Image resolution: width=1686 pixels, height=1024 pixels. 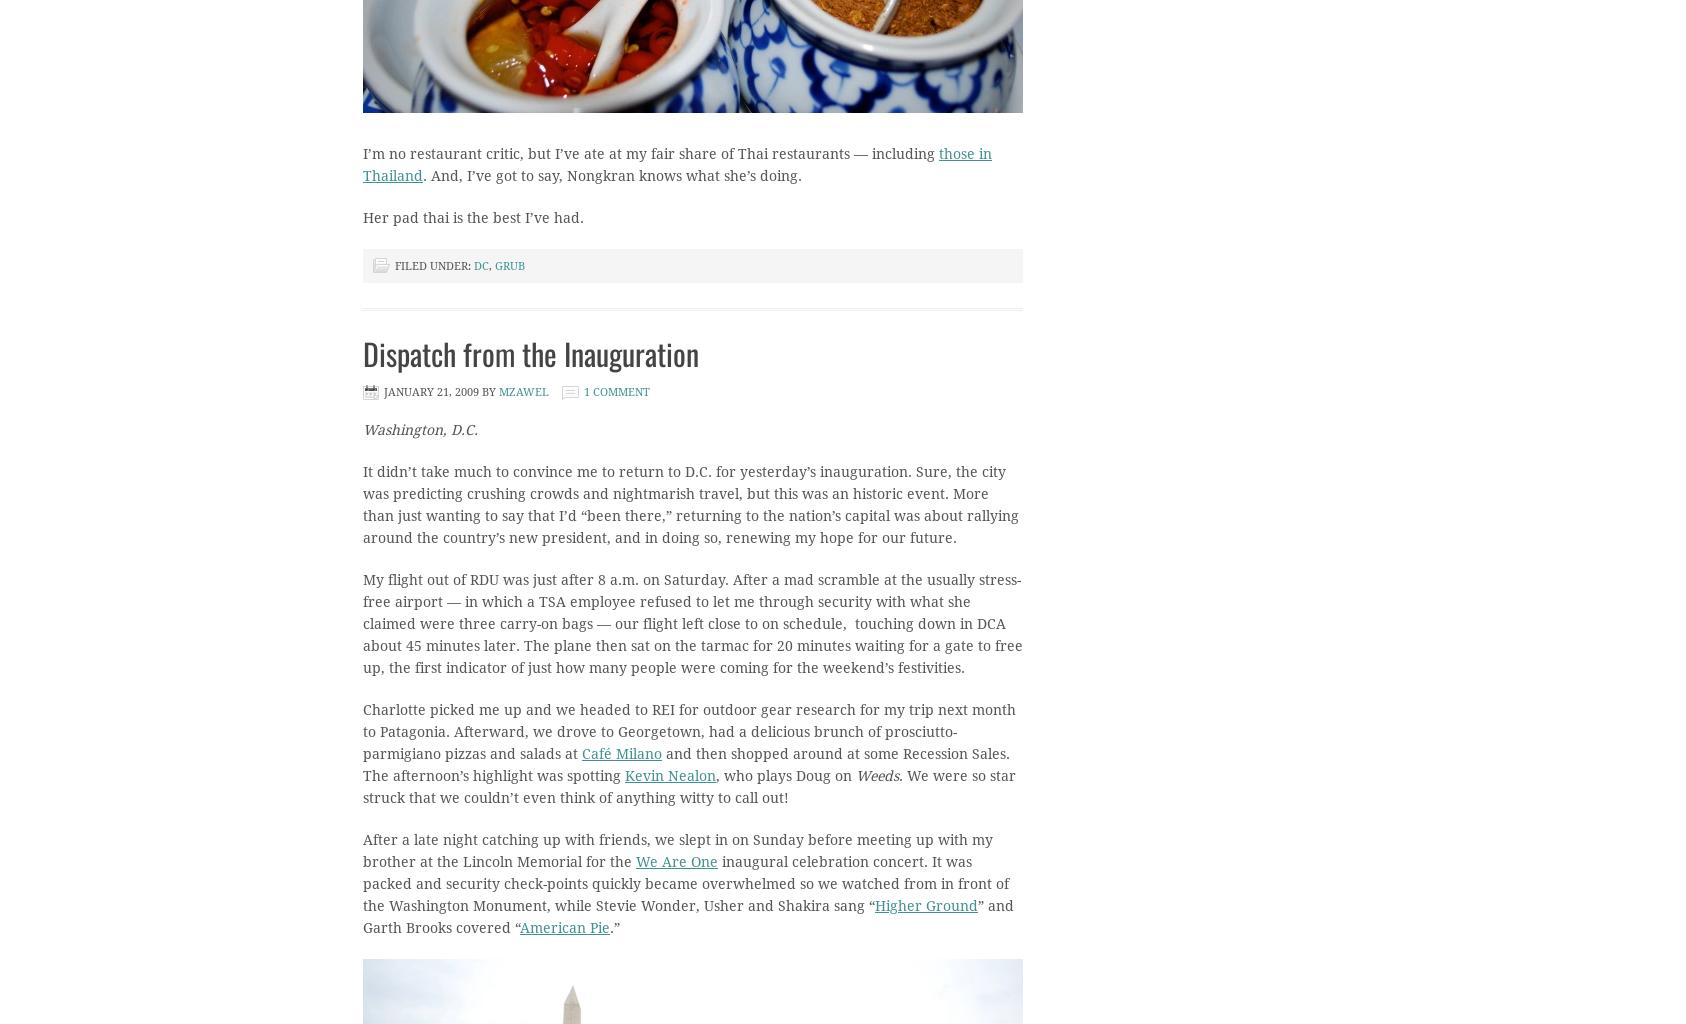 I want to click on 'It didn’t take much to convince me to return to D.C. for yesterday’s inauguration. Sure, the city was predicting crushing crowds and nightmarish travel, but this was an historic event. More than just wanting to say that I’d “been there,” returning to the nation’s capital was about rallying around the country’s new president, and in doing so, renewing my hope for our future.', so click(x=689, y=504).